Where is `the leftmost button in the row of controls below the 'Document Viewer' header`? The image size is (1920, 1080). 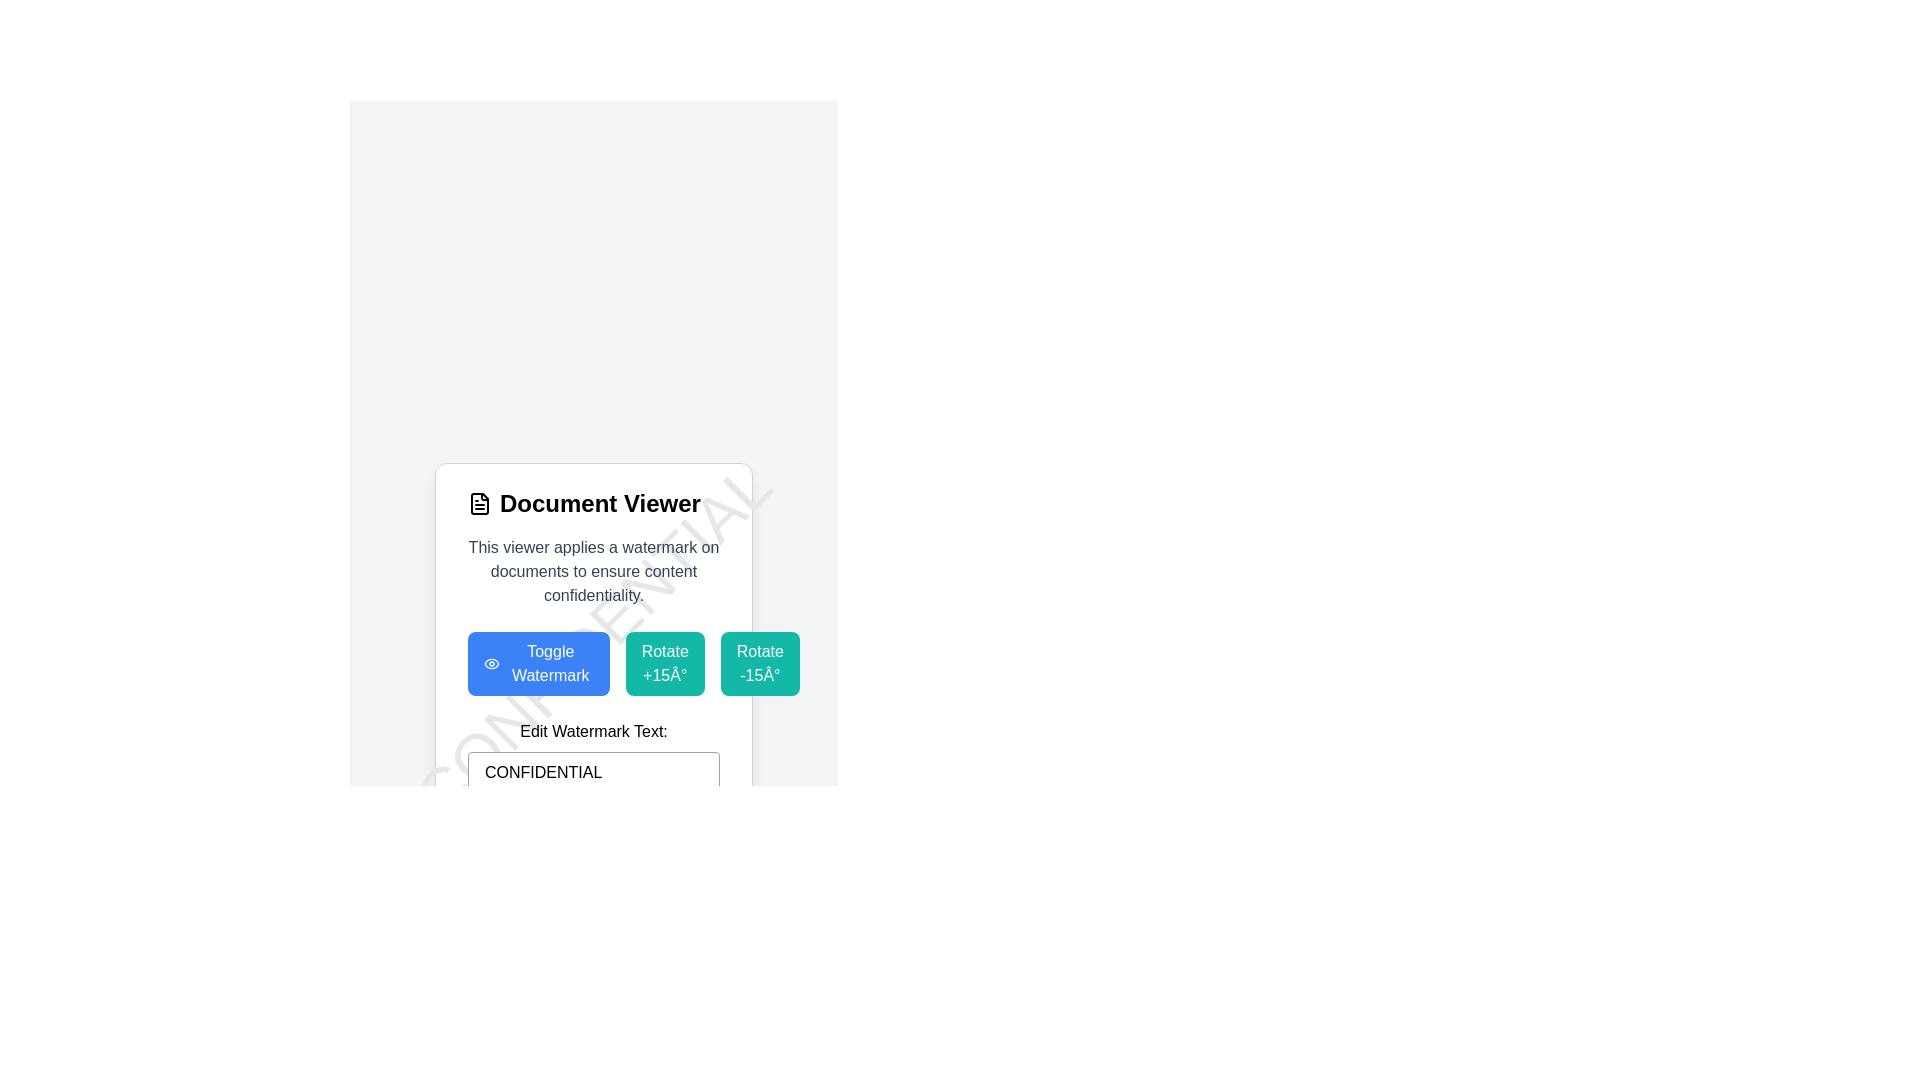 the leftmost button in the row of controls below the 'Document Viewer' header is located at coordinates (593, 640).